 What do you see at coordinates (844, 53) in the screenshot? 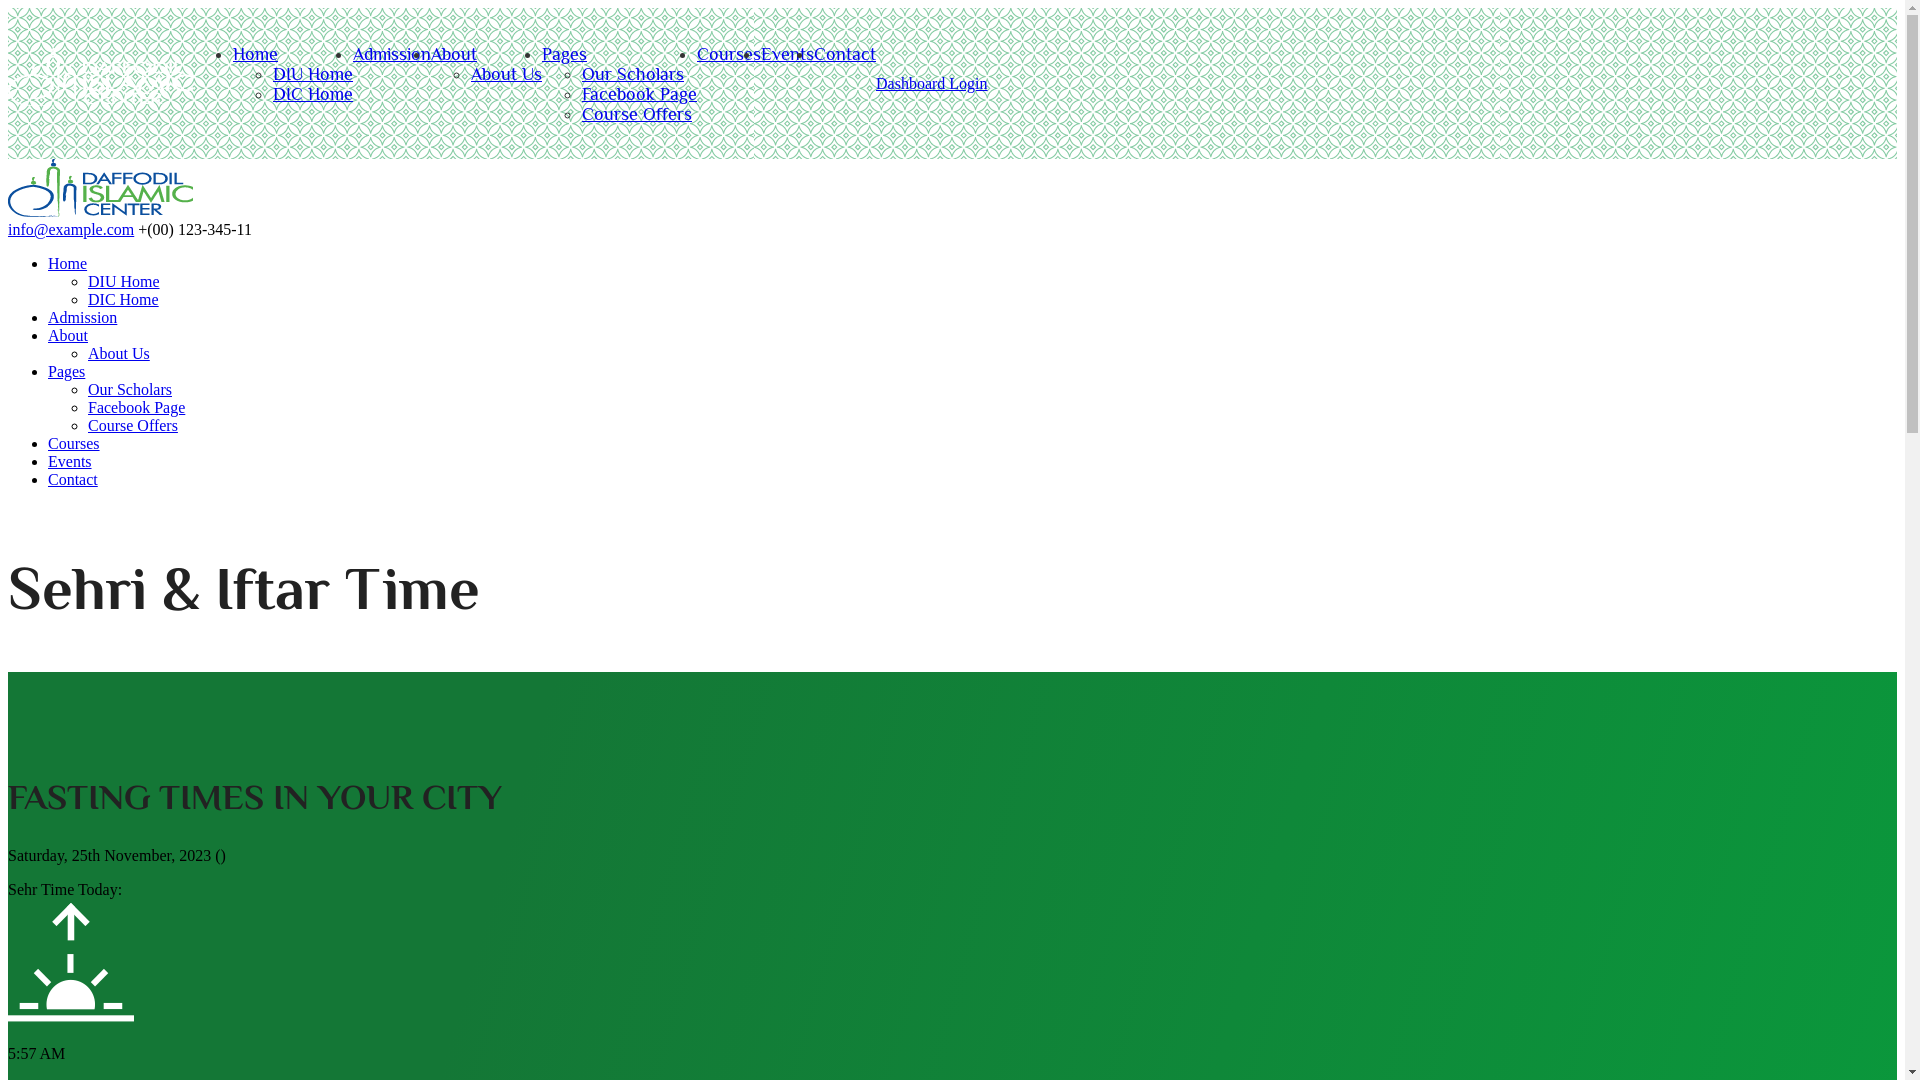
I see `'Contact'` at bounding box center [844, 53].